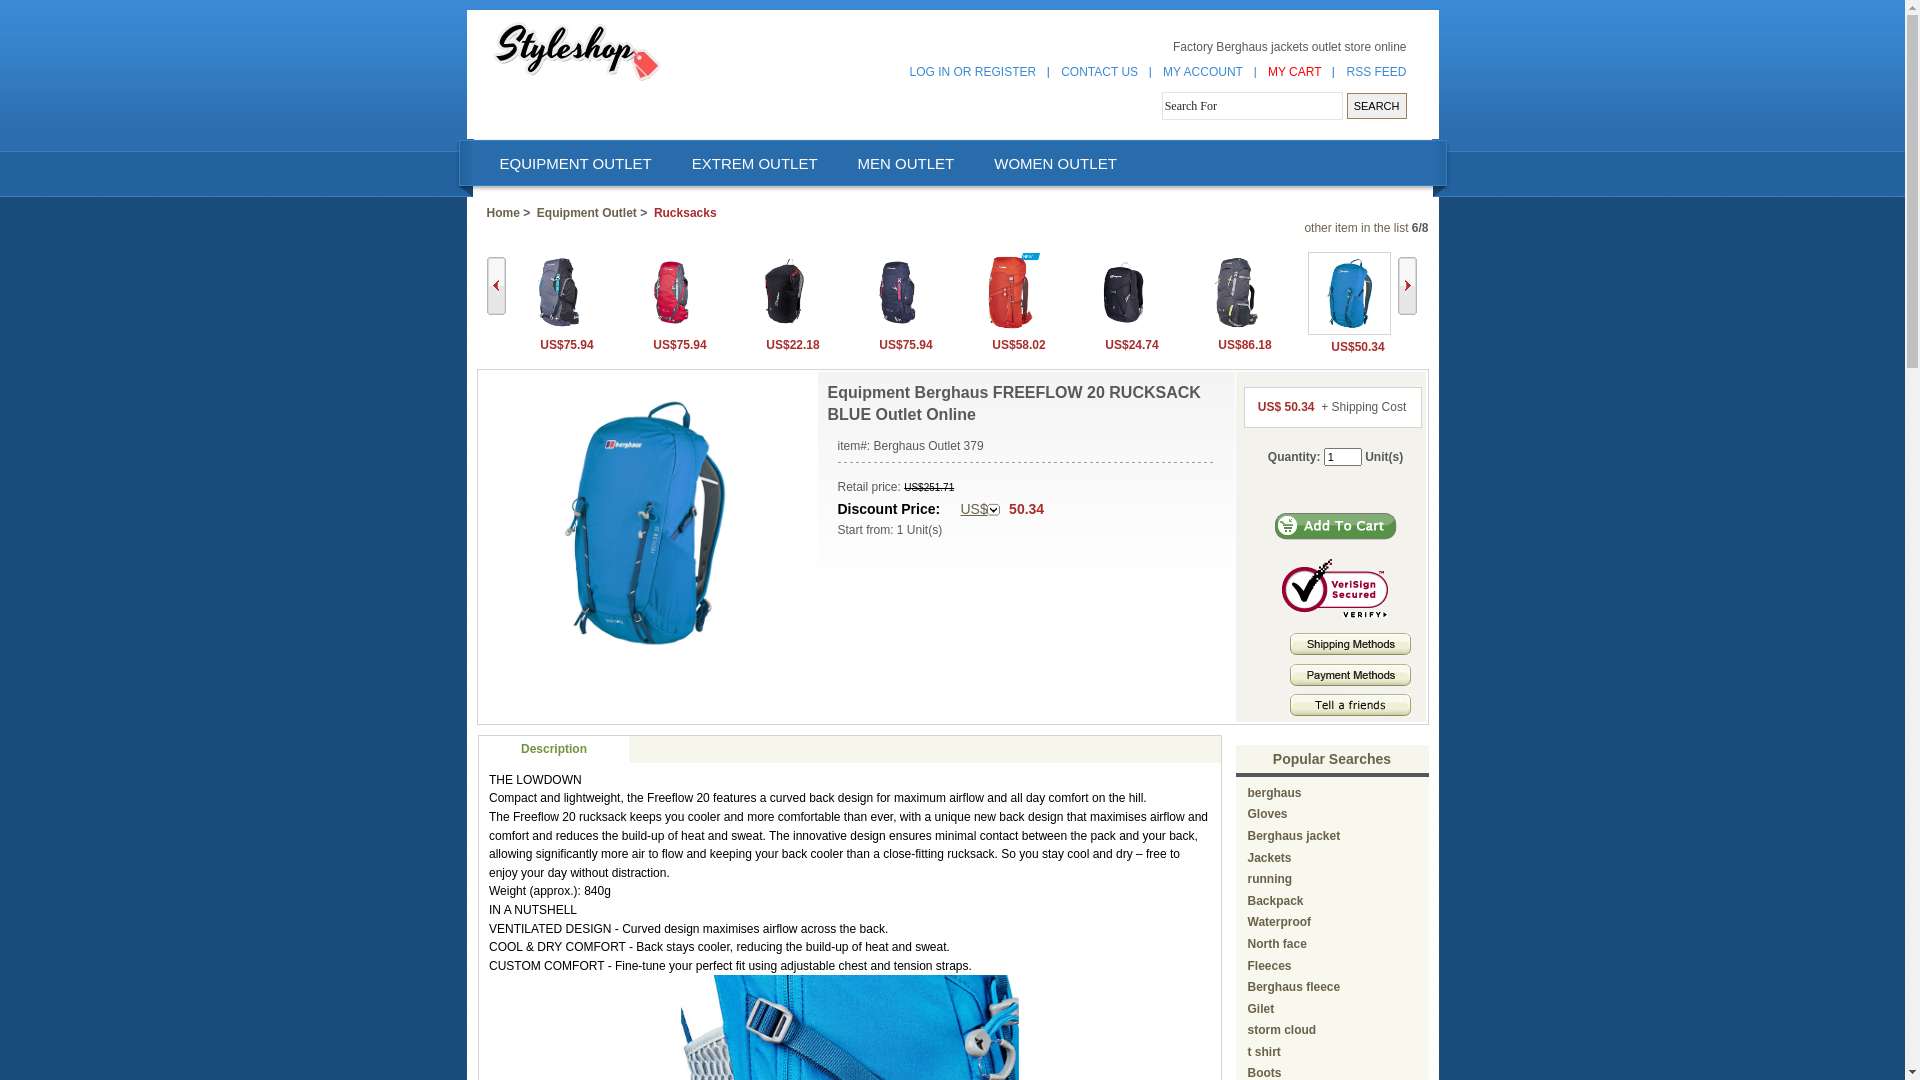  I want to click on 'berghaus', so click(1274, 792).